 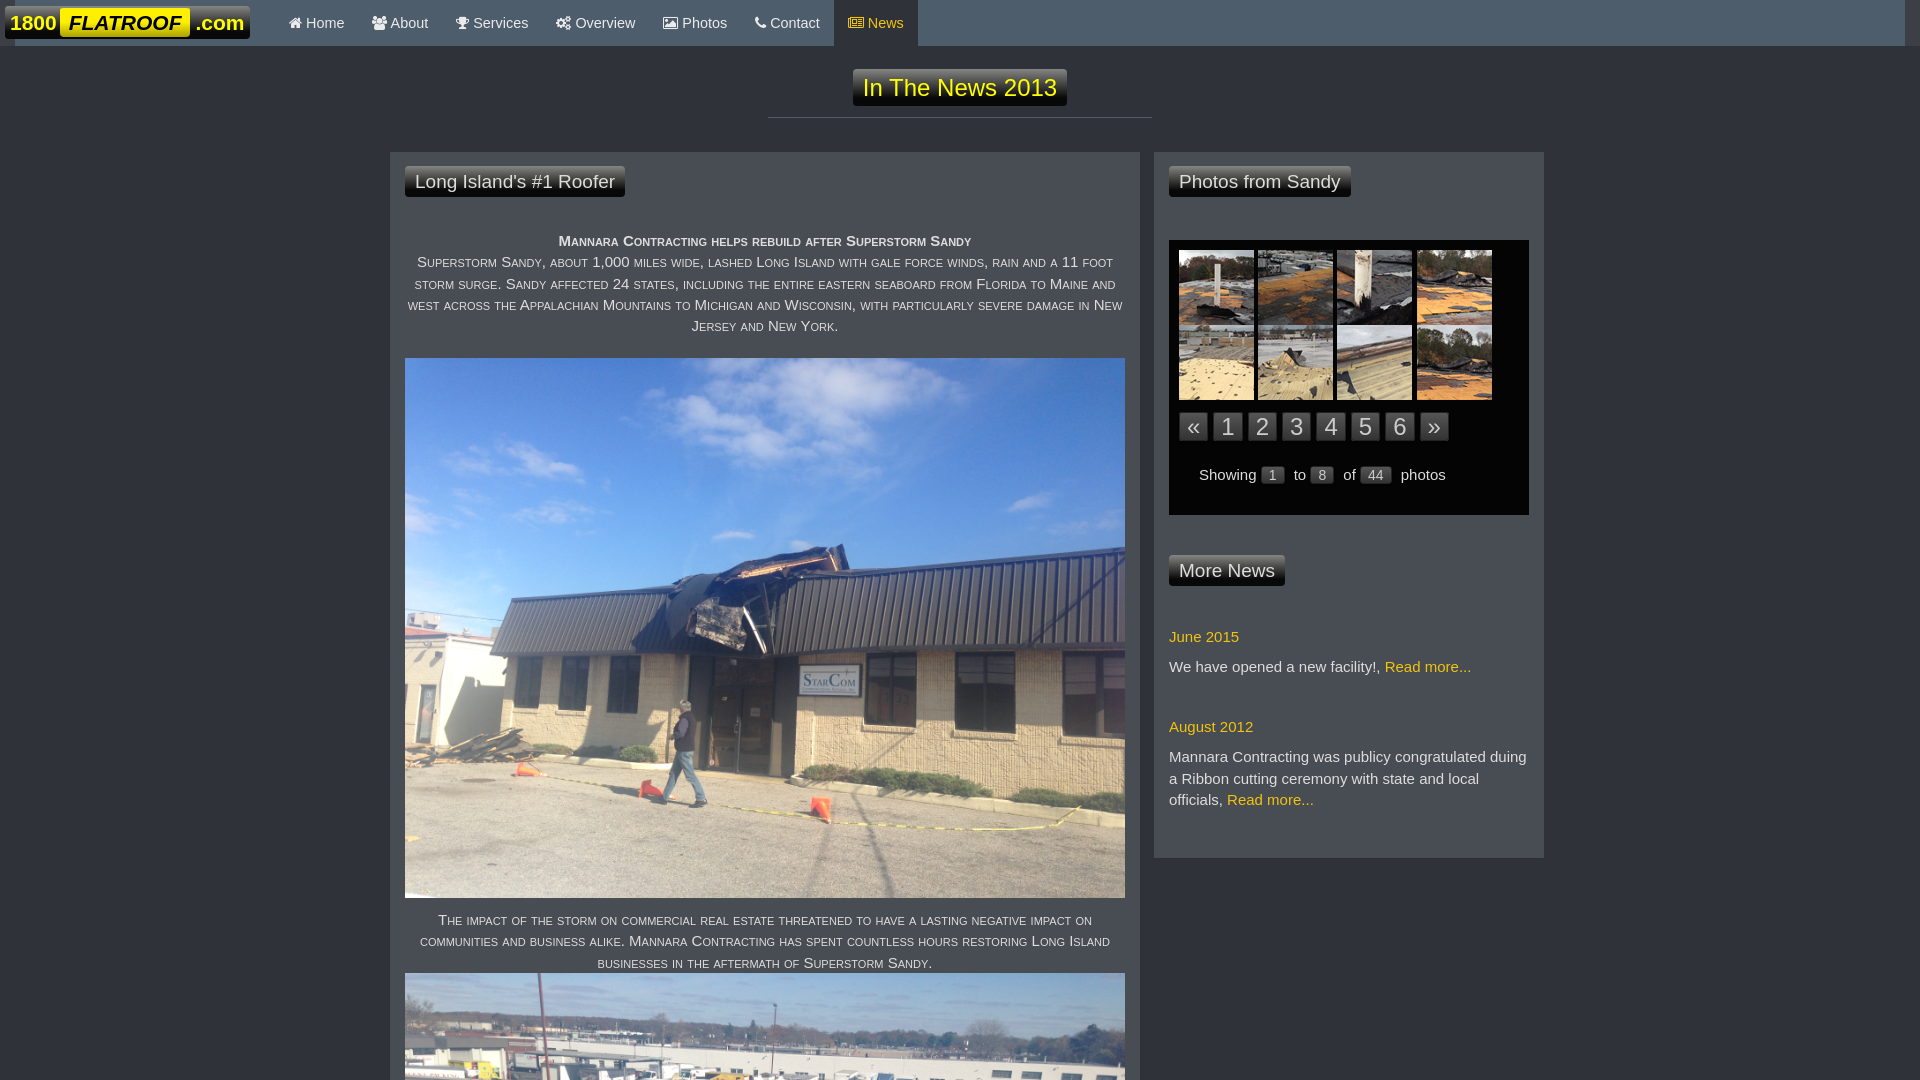 I want to click on '6', so click(x=1398, y=425).